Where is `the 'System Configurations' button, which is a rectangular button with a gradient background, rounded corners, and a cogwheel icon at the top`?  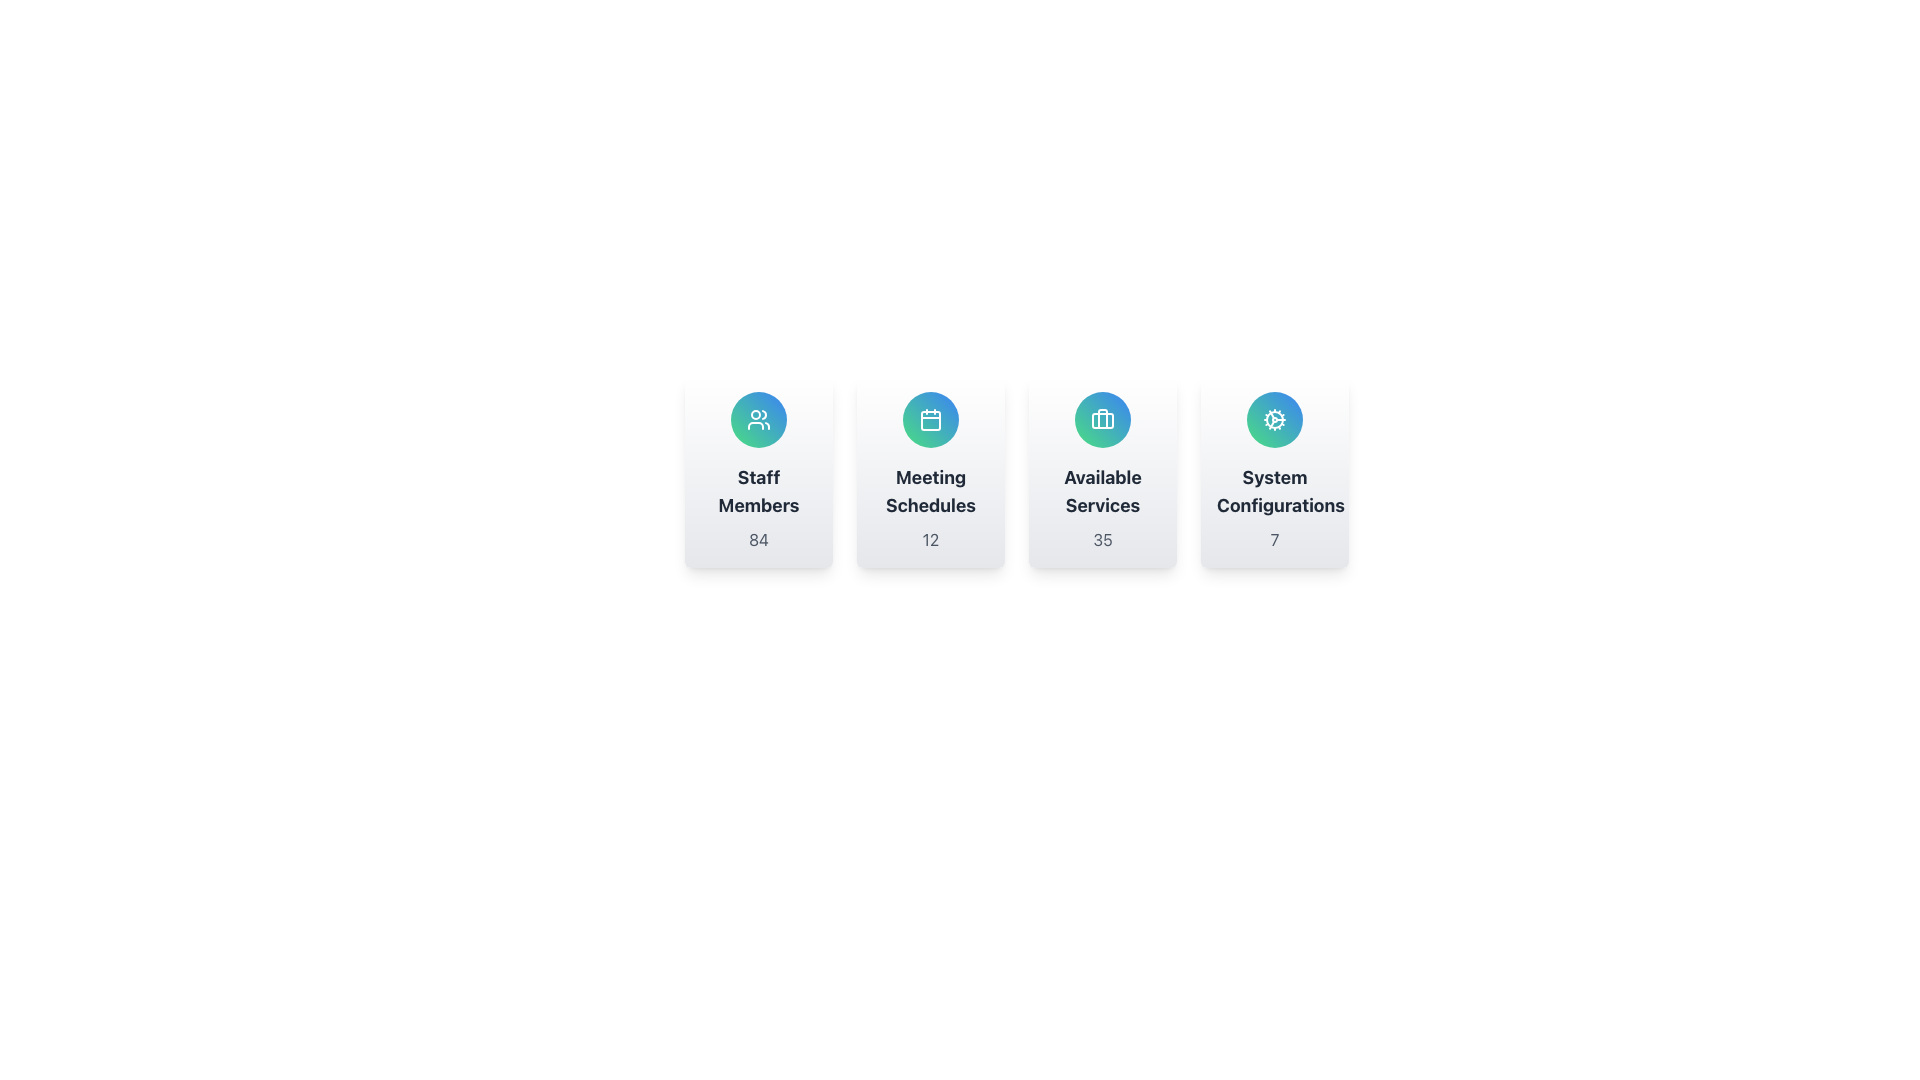
the 'System Configurations' button, which is a rectangular button with a gradient background, rounded corners, and a cogwheel icon at the top is located at coordinates (1274, 471).